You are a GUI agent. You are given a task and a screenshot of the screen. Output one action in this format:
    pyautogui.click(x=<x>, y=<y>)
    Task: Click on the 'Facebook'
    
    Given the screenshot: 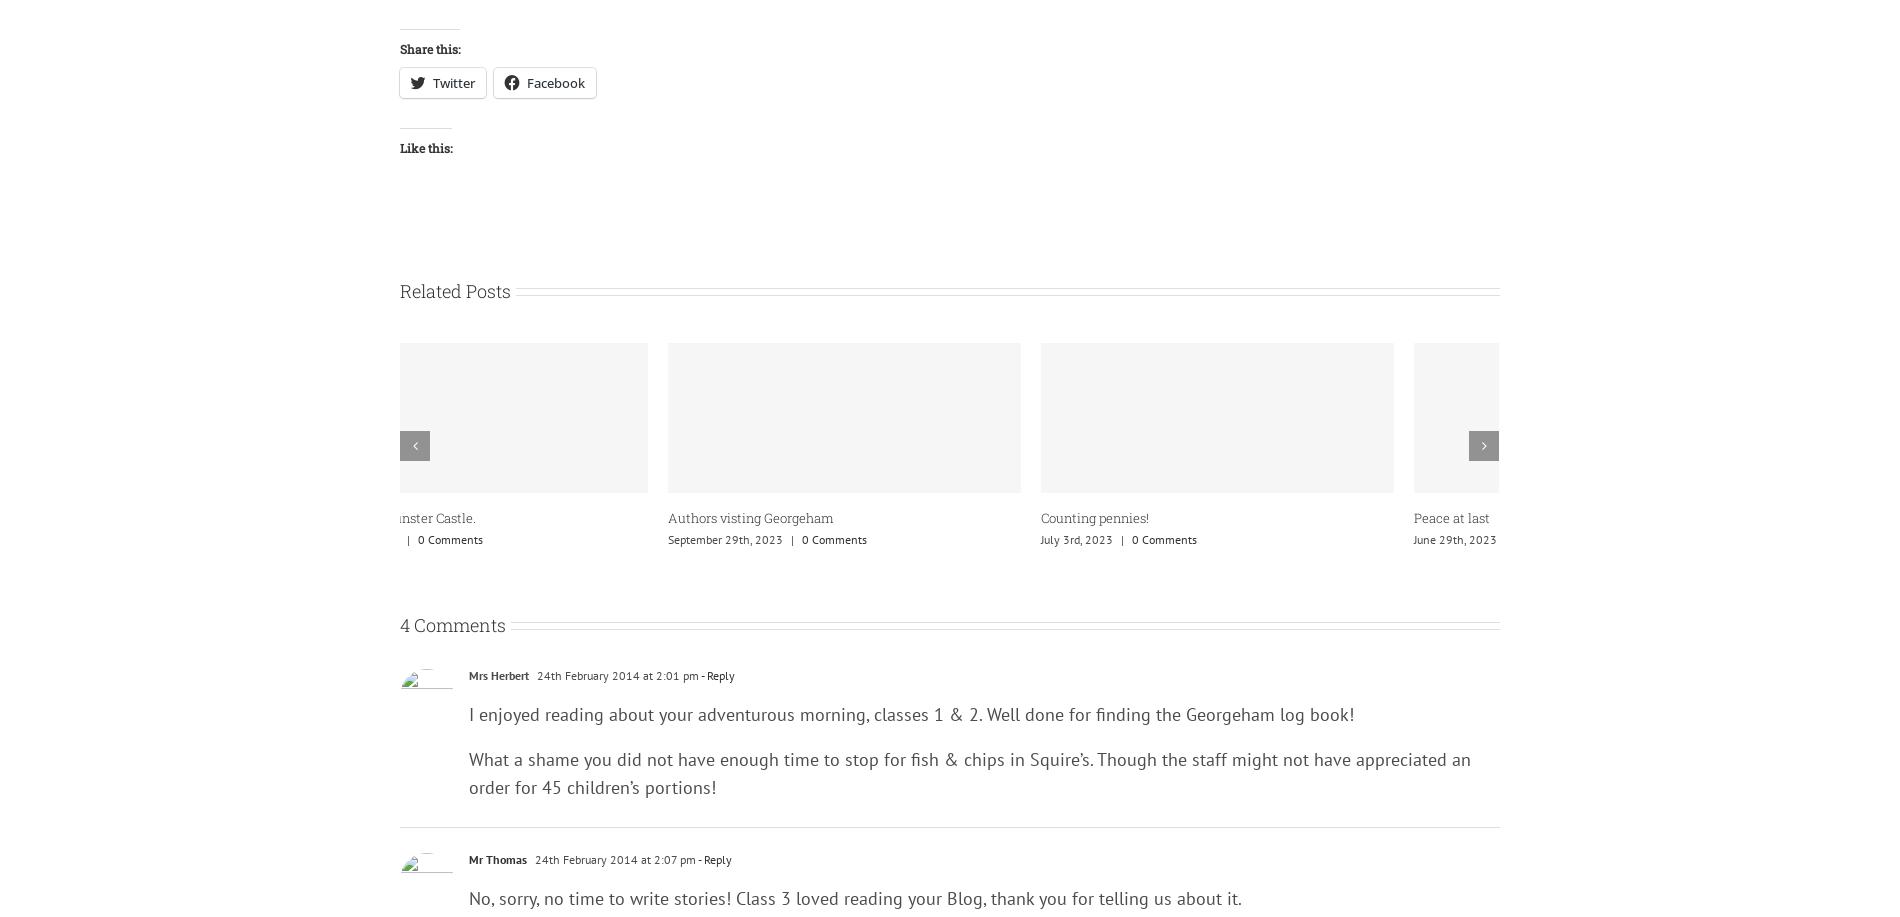 What is the action you would take?
    pyautogui.click(x=555, y=81)
    